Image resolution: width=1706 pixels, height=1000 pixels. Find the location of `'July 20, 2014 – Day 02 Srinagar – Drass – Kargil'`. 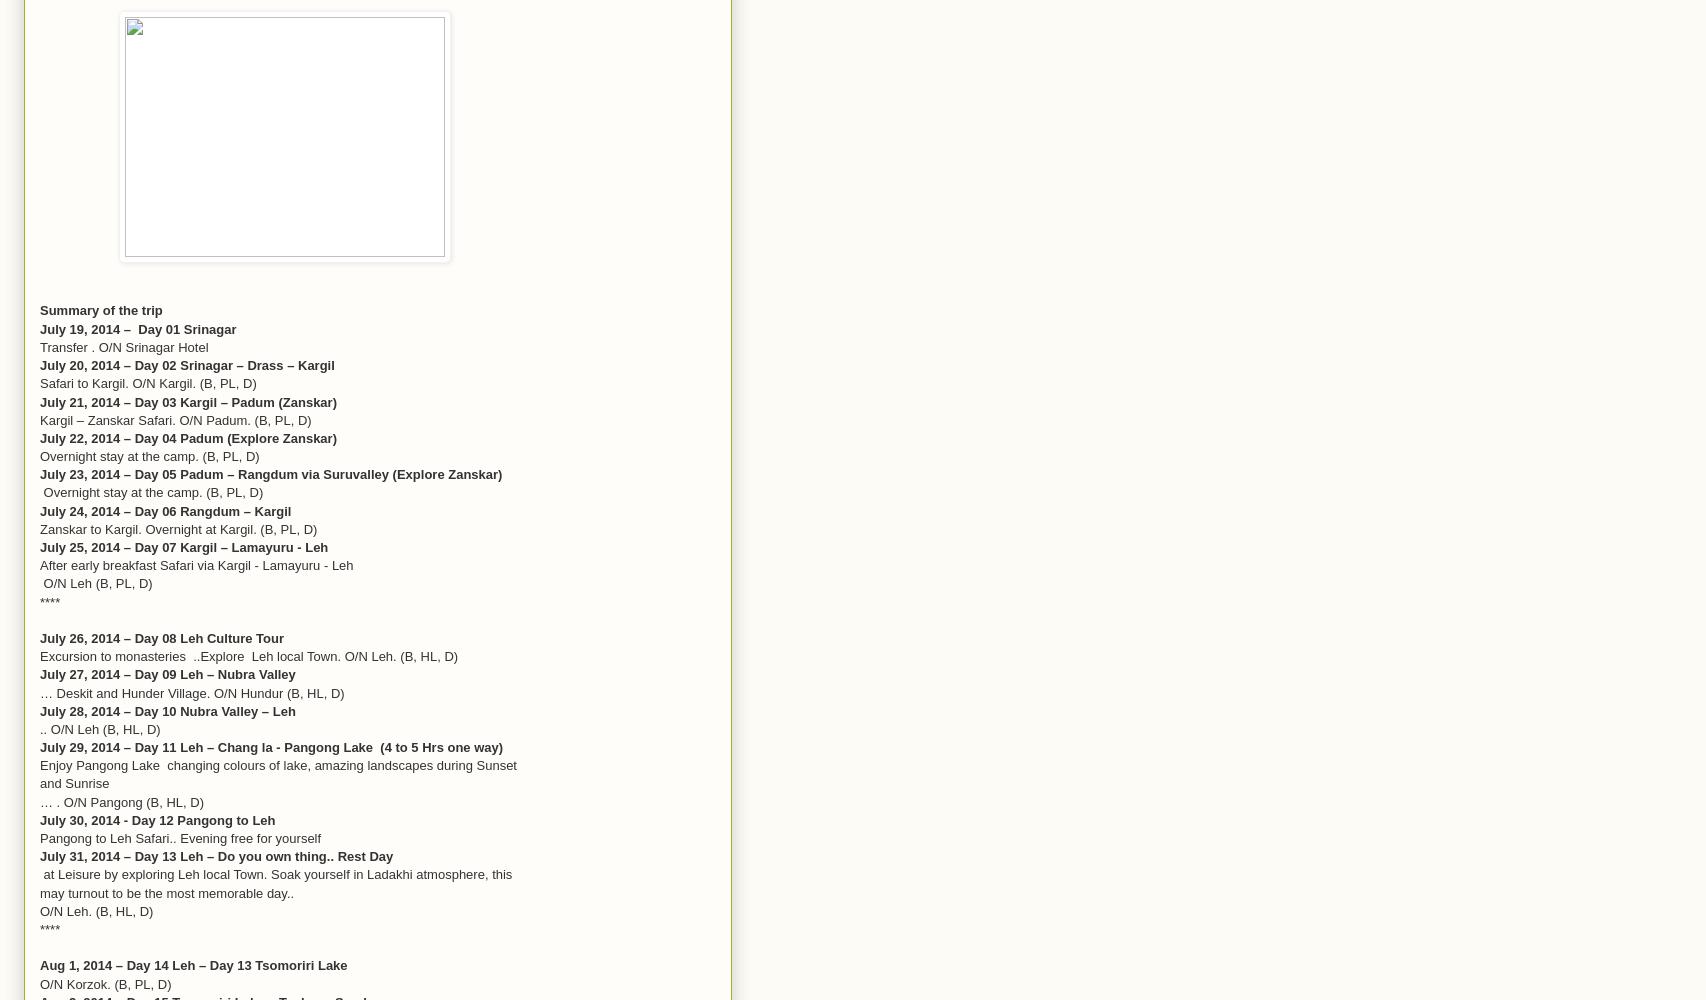

'July 20, 2014 – Day 02 Srinagar – Drass – Kargil' is located at coordinates (186, 364).